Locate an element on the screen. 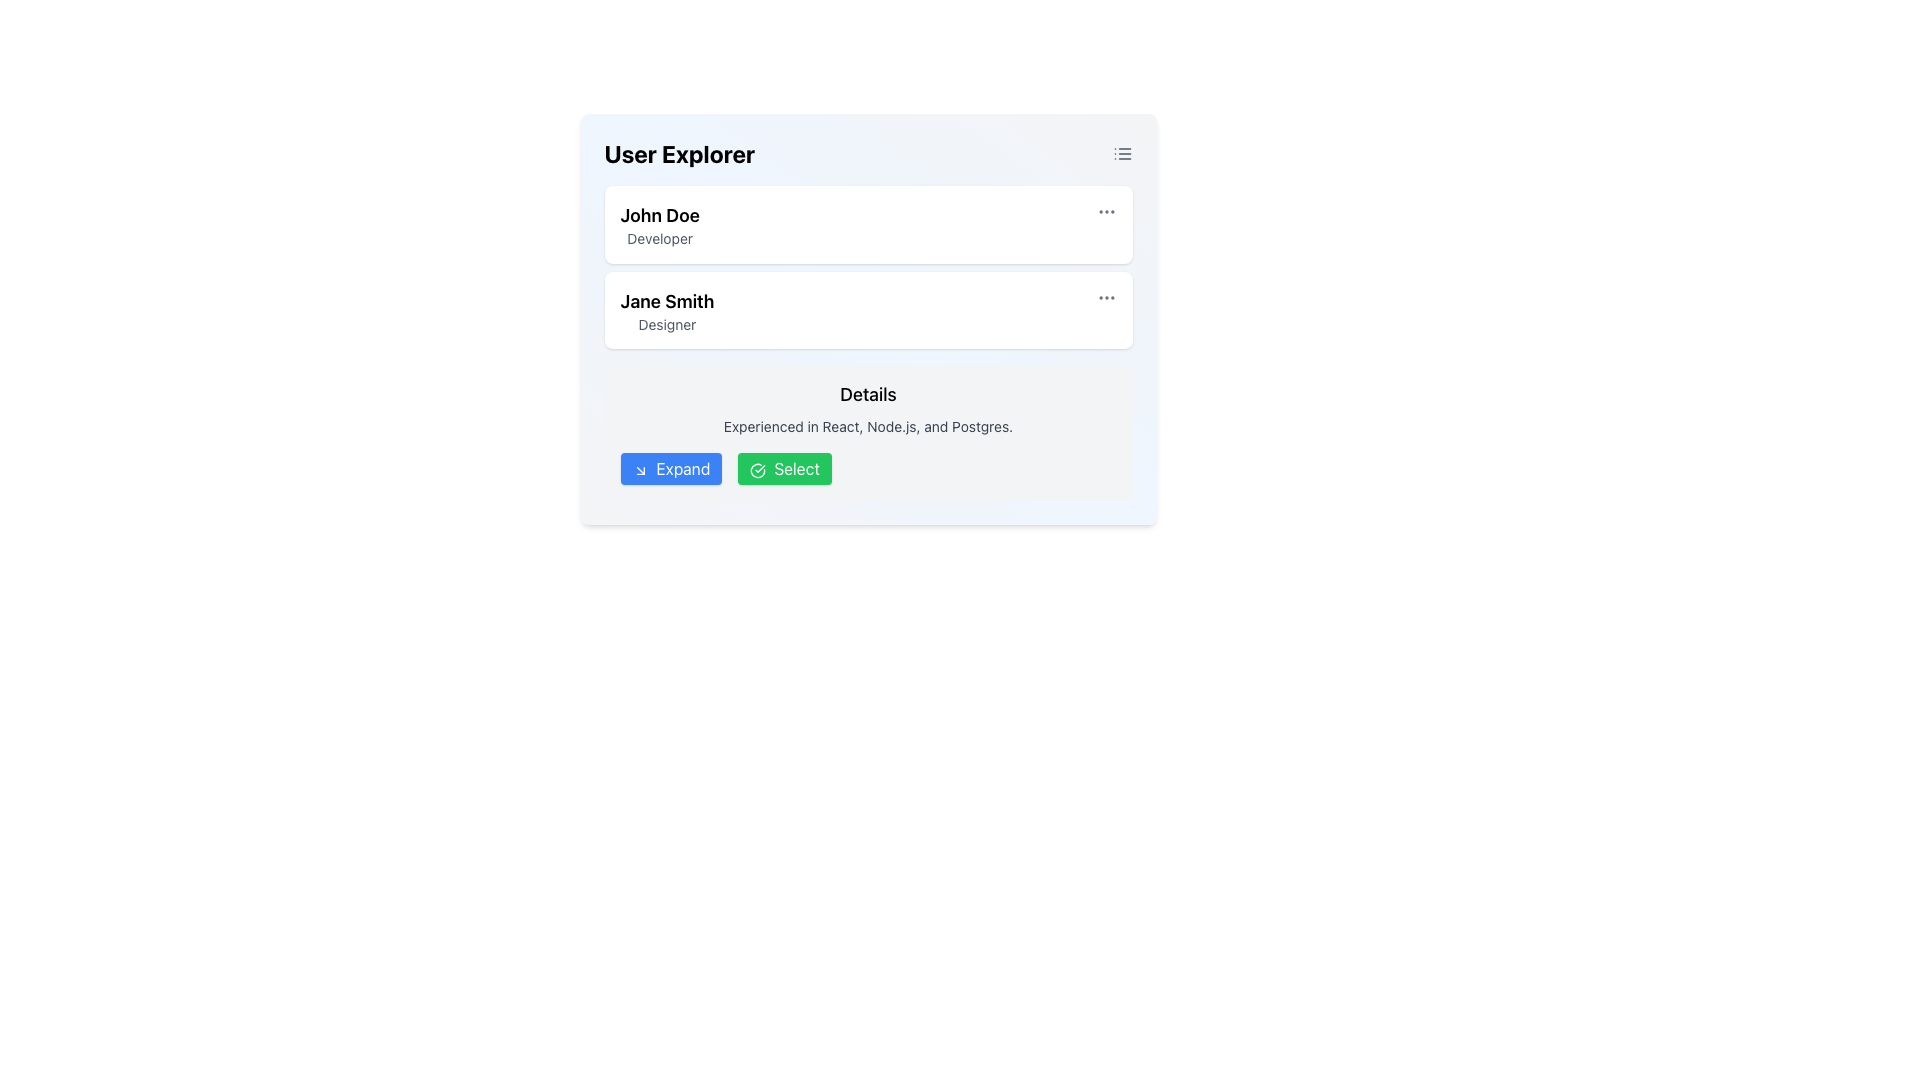  the information display card located at the center of the user profile section, which includes user information such as name and role is located at coordinates (868, 318).